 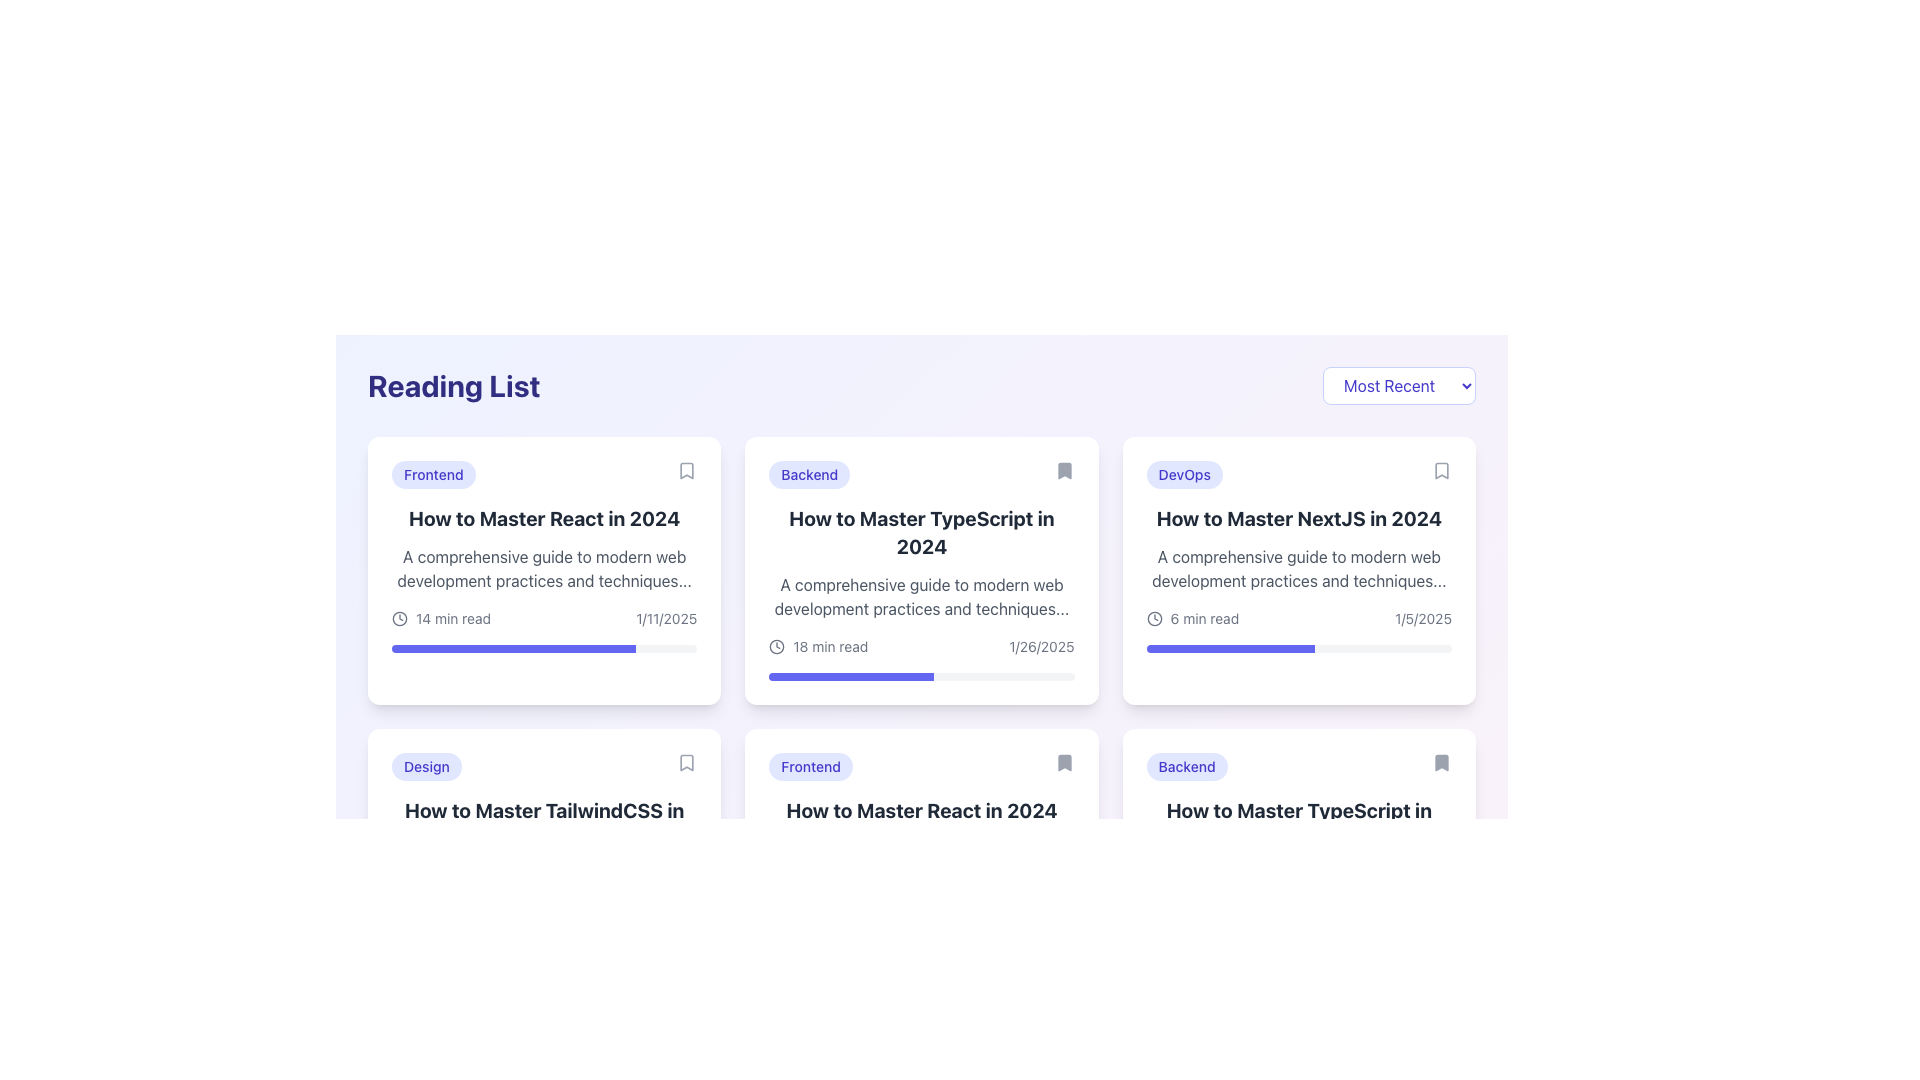 I want to click on the 'Backend' section header label, so click(x=920, y=474).